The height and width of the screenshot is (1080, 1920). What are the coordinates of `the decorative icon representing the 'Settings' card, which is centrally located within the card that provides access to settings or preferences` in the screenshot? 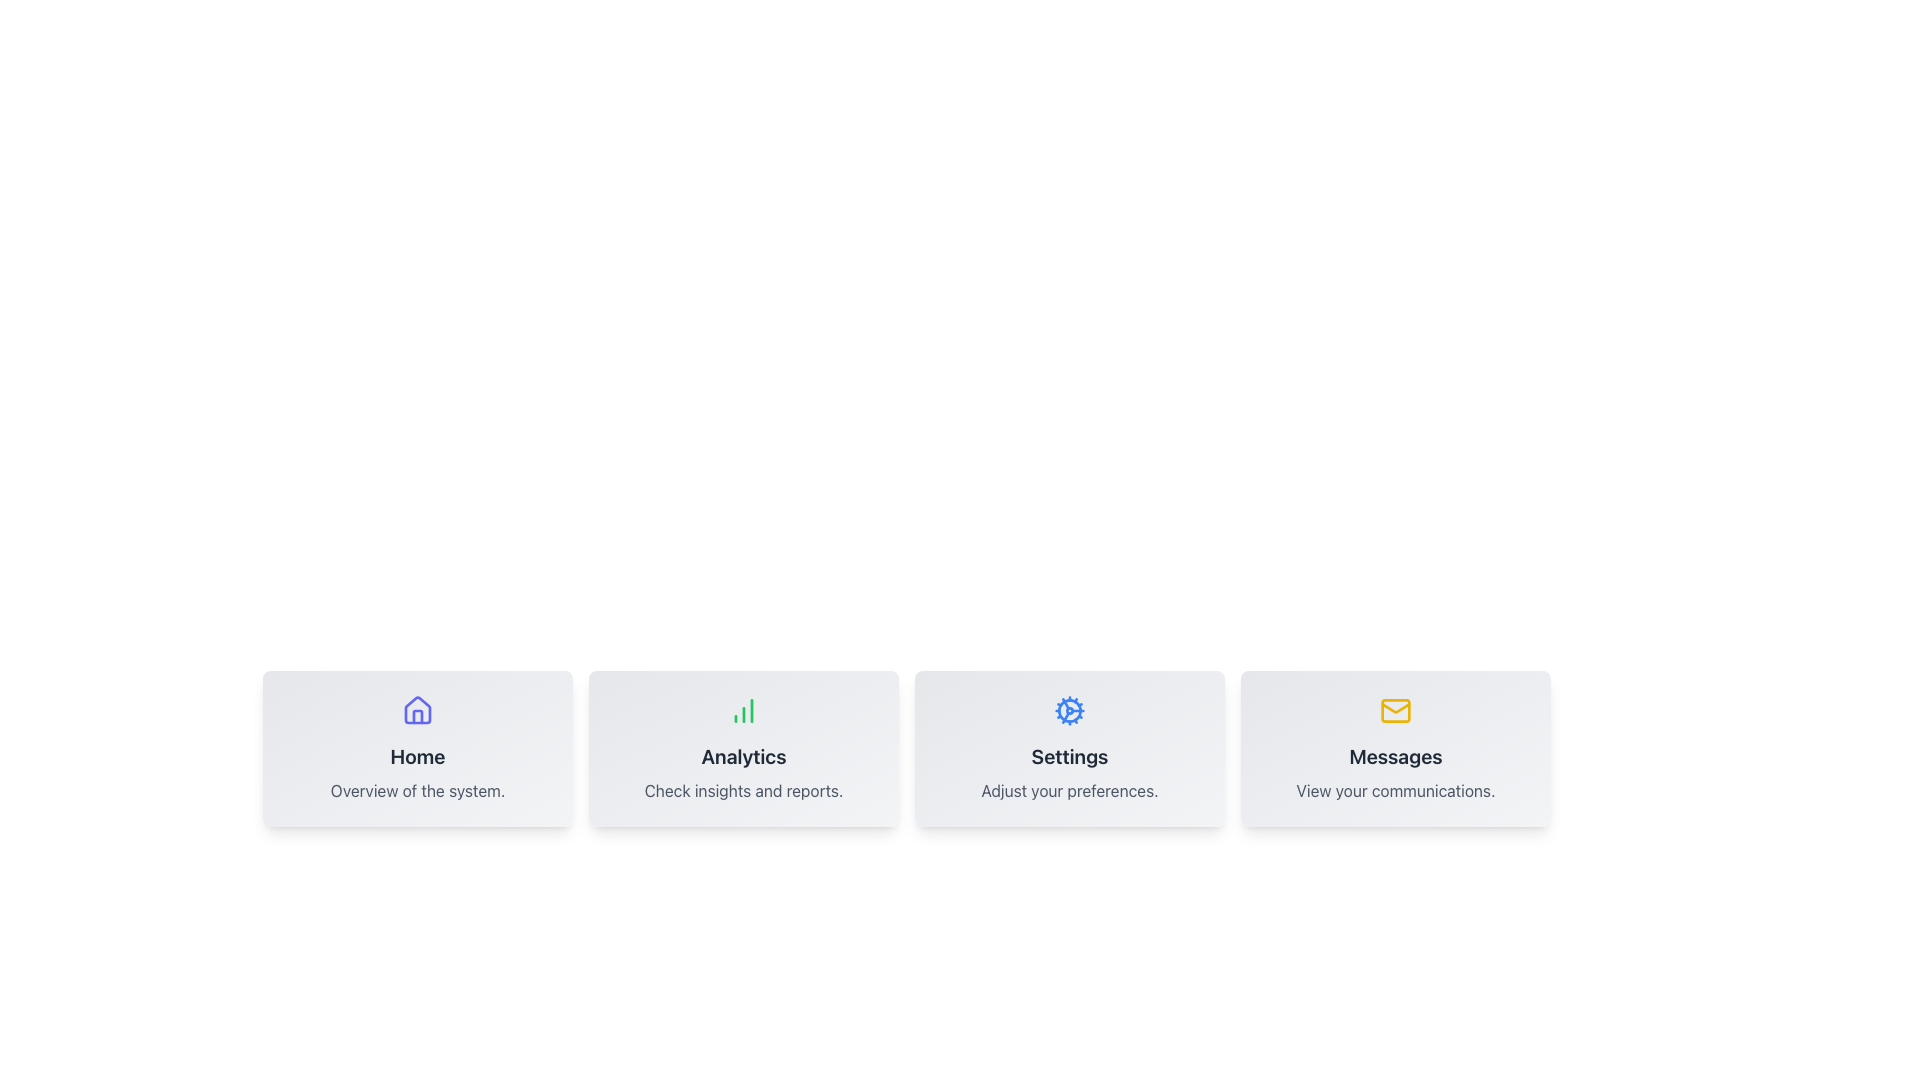 It's located at (1069, 709).